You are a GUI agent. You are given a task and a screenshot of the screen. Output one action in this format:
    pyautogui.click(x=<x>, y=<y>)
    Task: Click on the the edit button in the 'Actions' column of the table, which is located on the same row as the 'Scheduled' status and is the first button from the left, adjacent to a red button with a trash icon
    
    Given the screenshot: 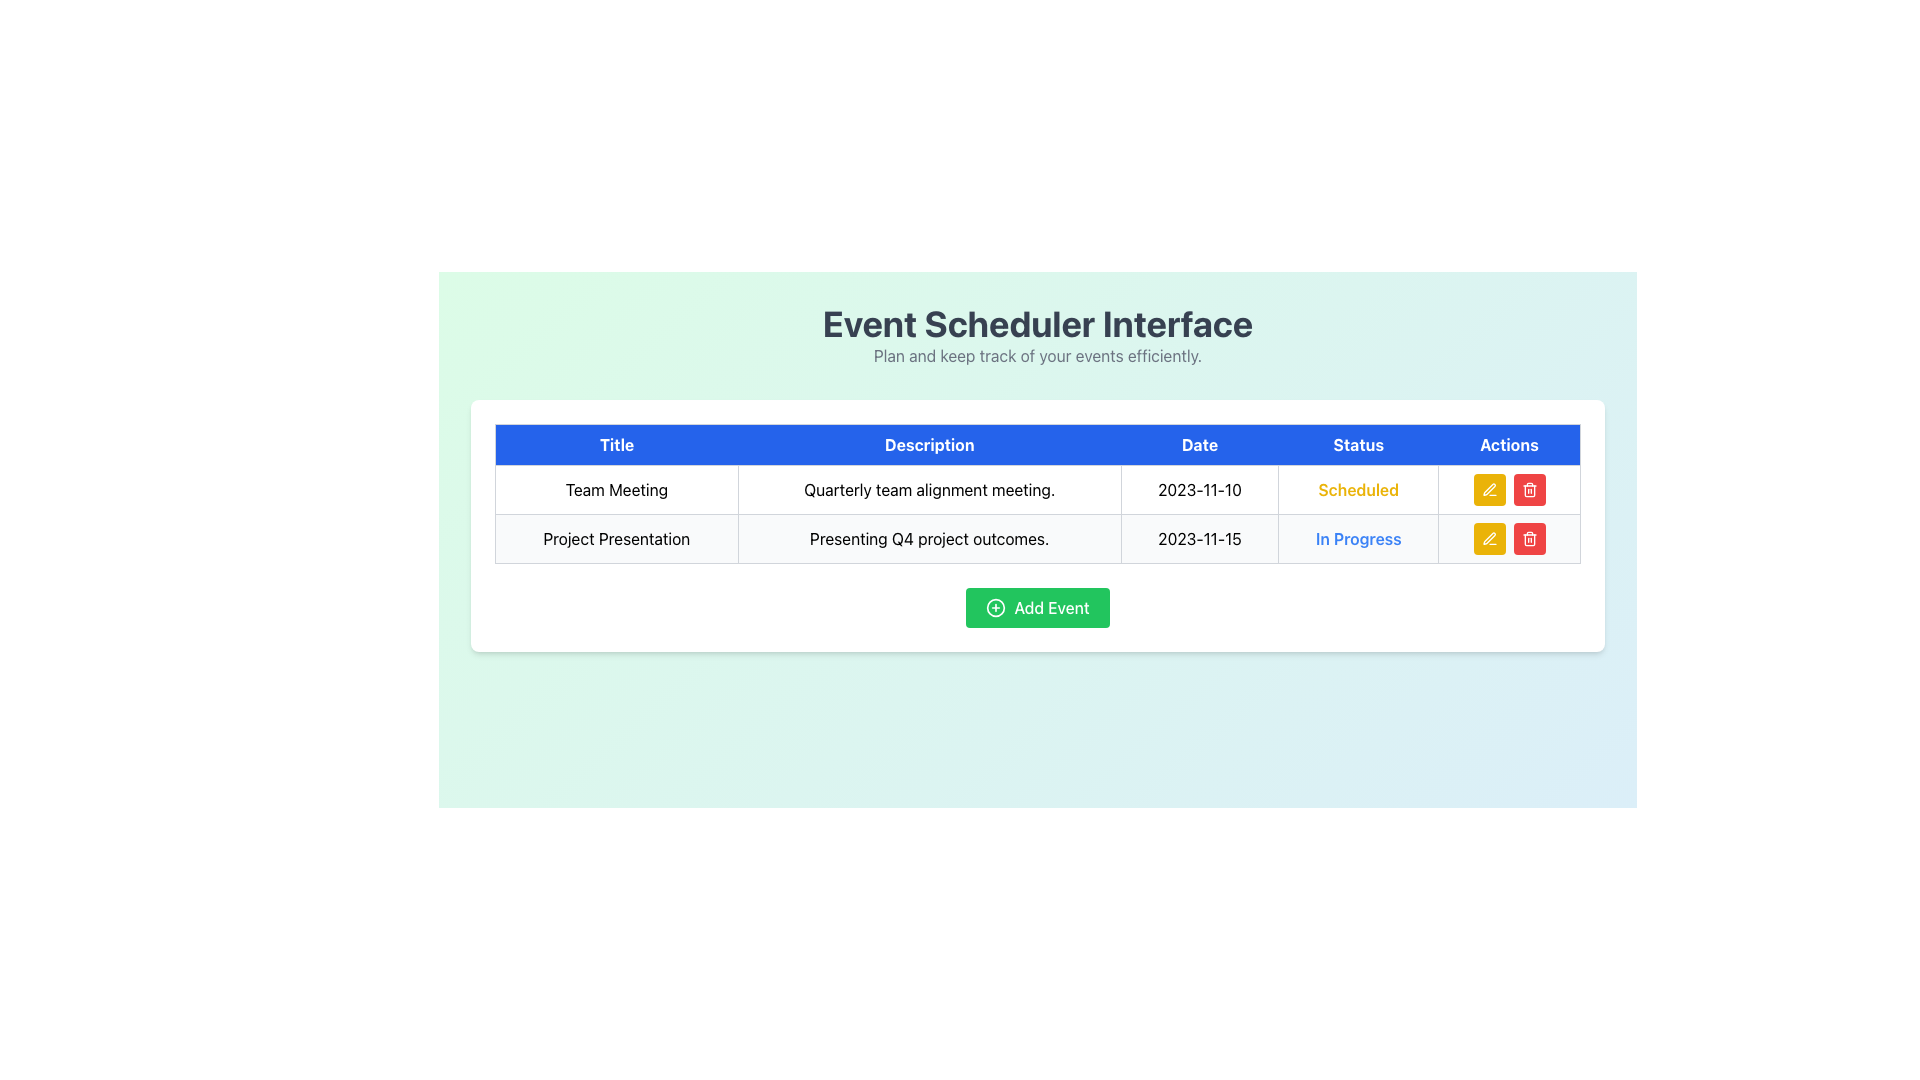 What is the action you would take?
    pyautogui.click(x=1489, y=489)
    